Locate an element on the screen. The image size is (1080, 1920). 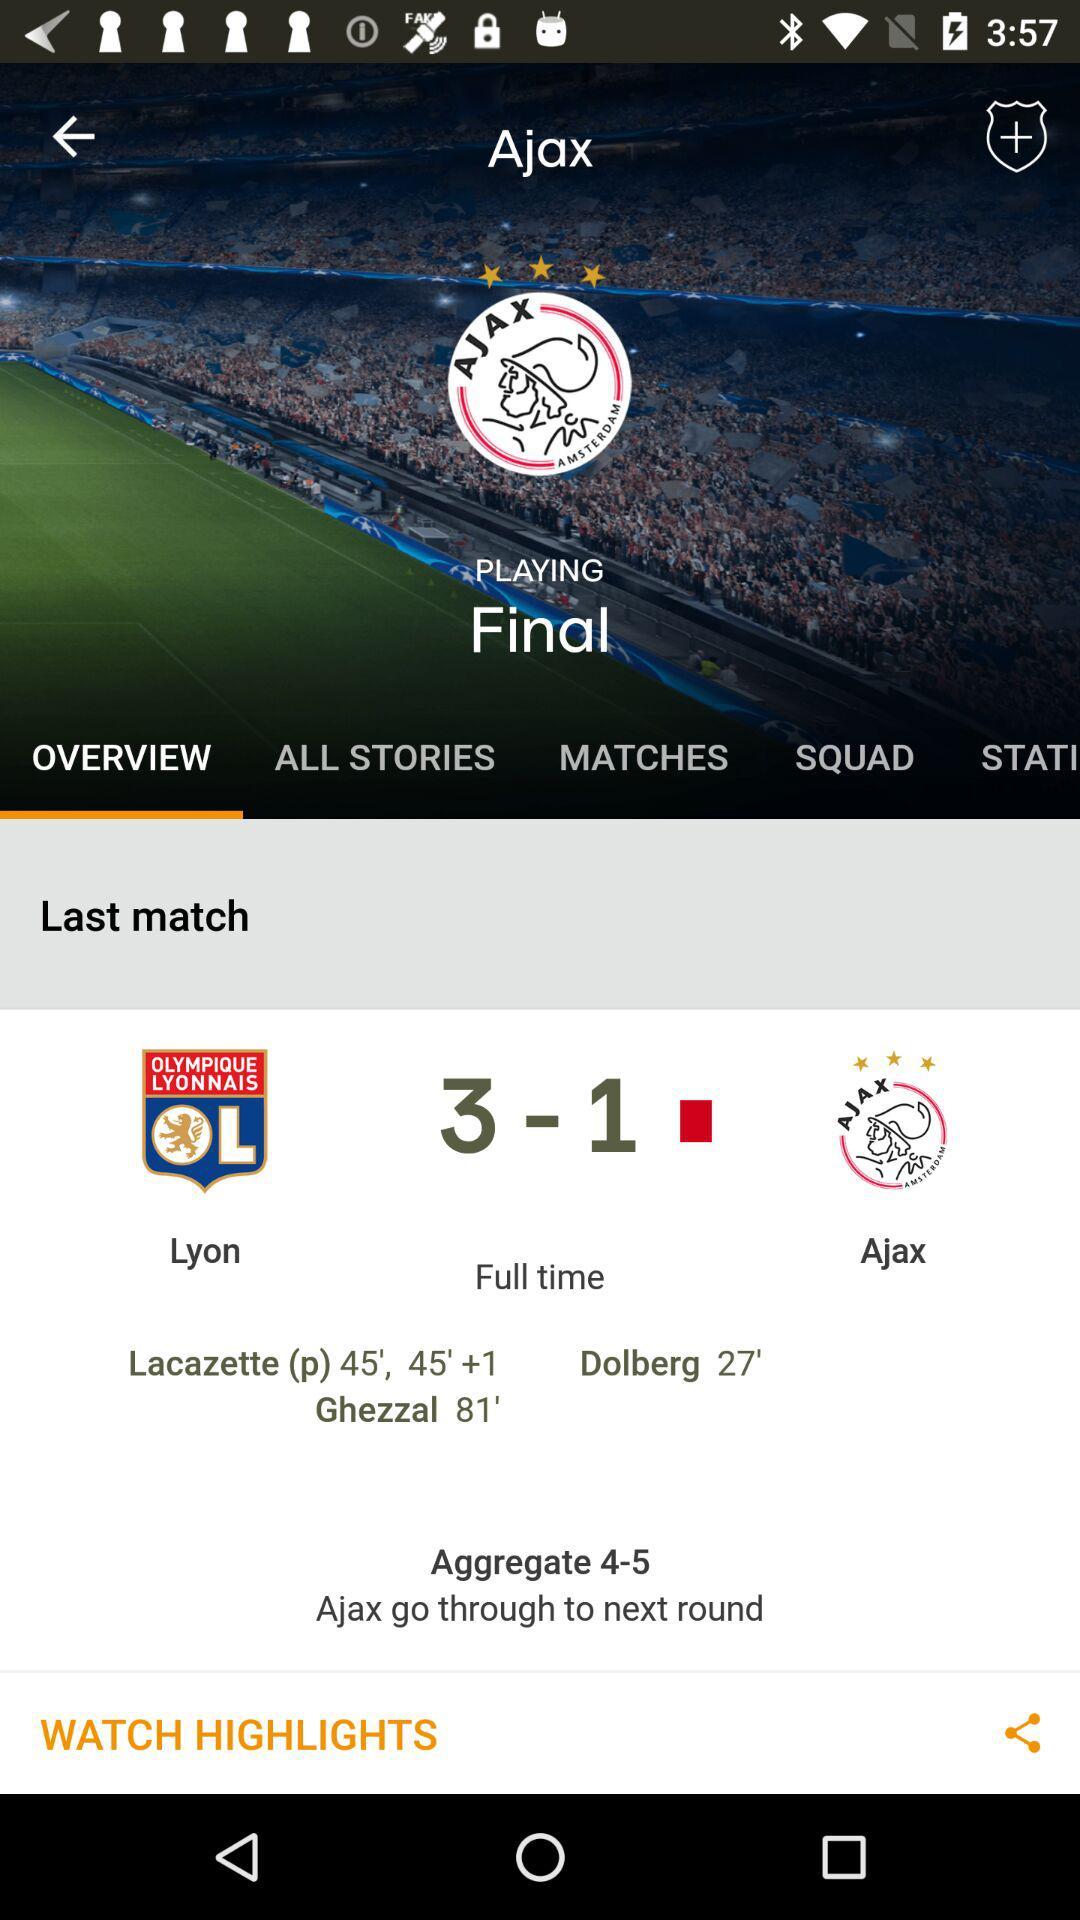
watch highlights item is located at coordinates (237, 1731).